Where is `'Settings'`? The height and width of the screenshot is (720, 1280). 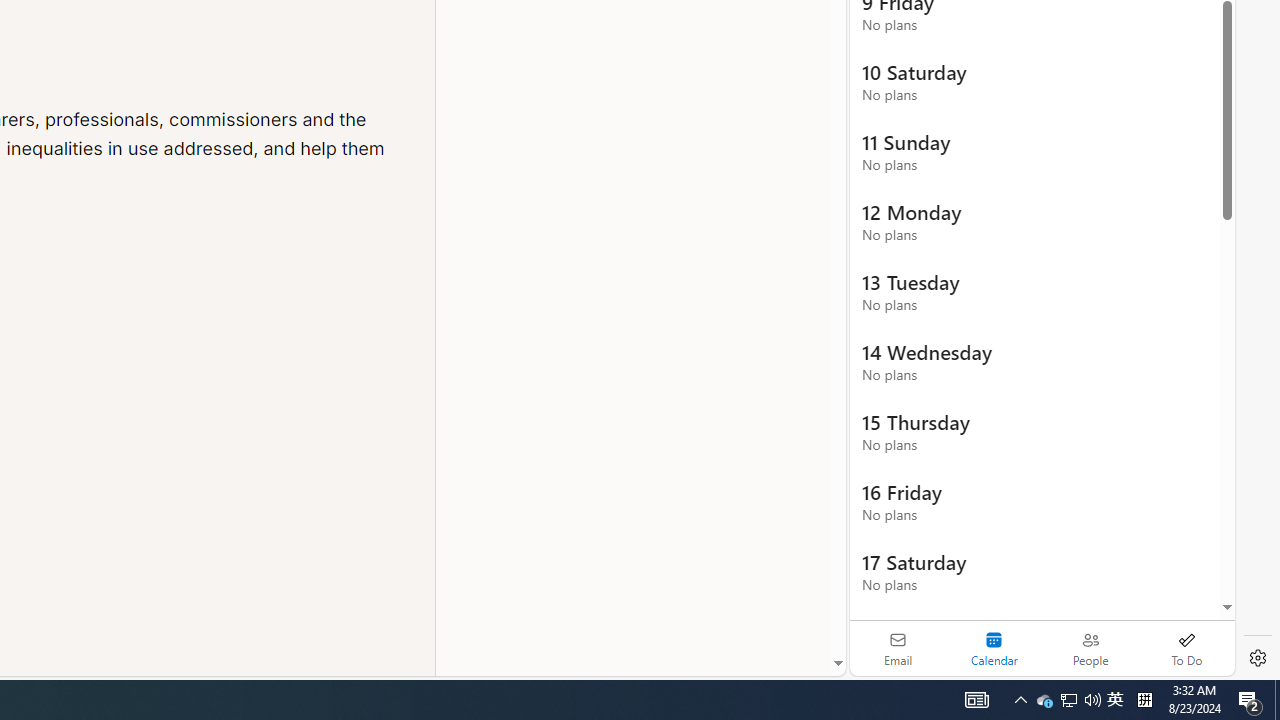 'Settings' is located at coordinates (1257, 658).